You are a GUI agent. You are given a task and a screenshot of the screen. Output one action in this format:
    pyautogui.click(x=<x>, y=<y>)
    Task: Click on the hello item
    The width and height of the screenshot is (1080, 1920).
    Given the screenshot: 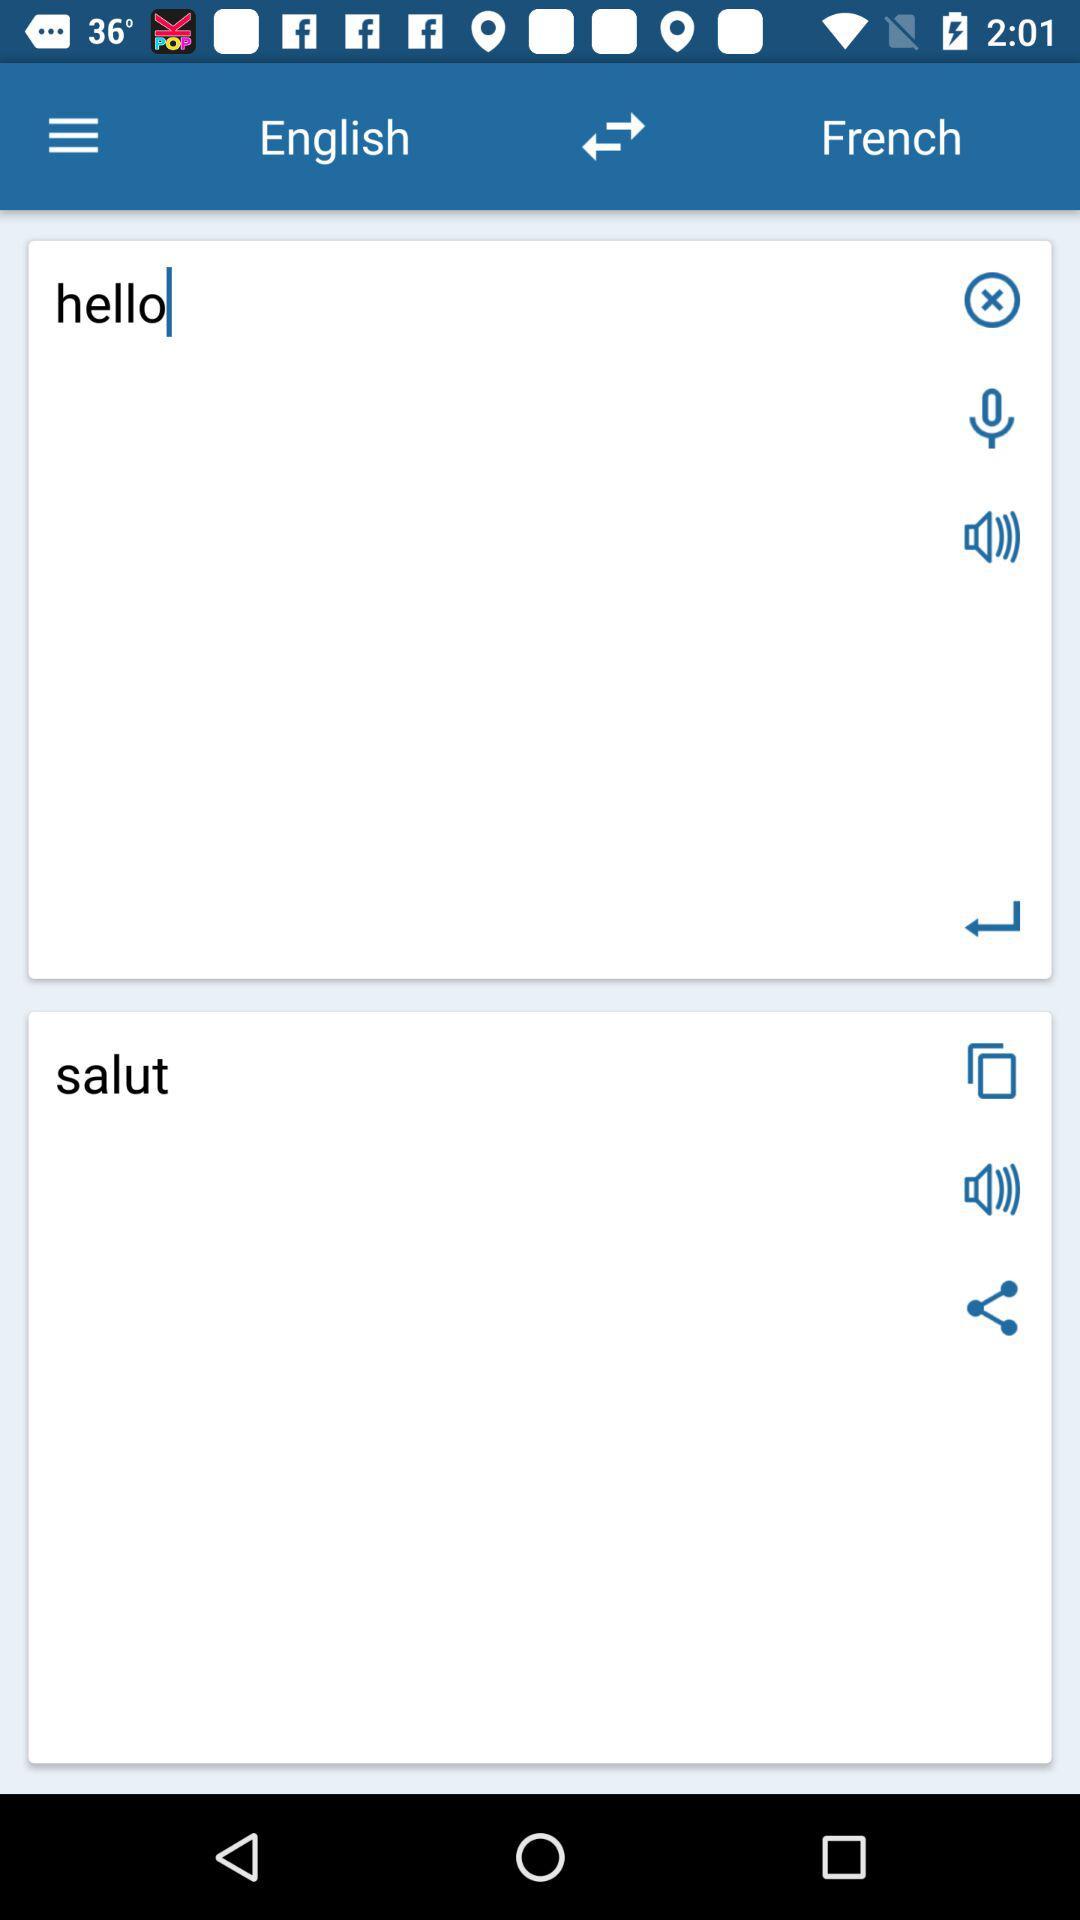 What is the action you would take?
    pyautogui.click(x=540, y=608)
    